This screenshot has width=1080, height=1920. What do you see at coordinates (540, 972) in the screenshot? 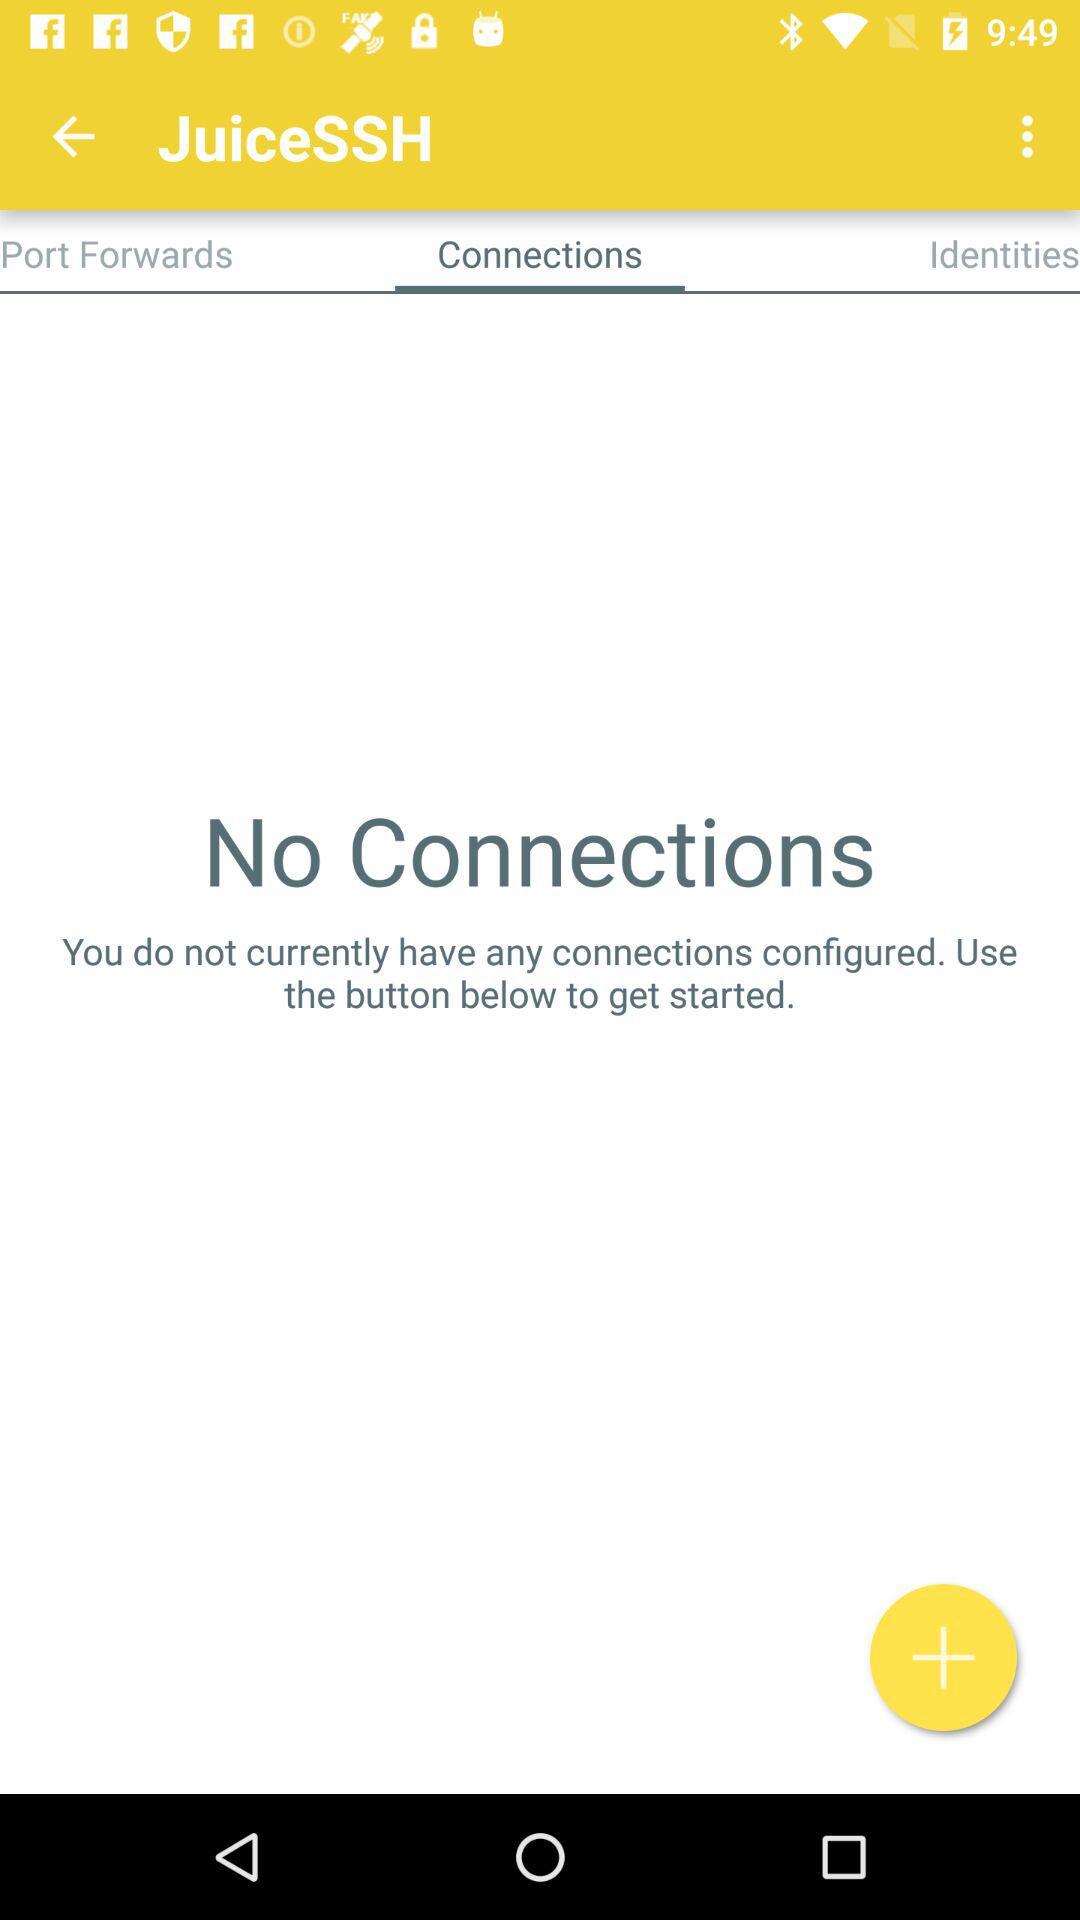
I see `the icon below no connections` at bounding box center [540, 972].